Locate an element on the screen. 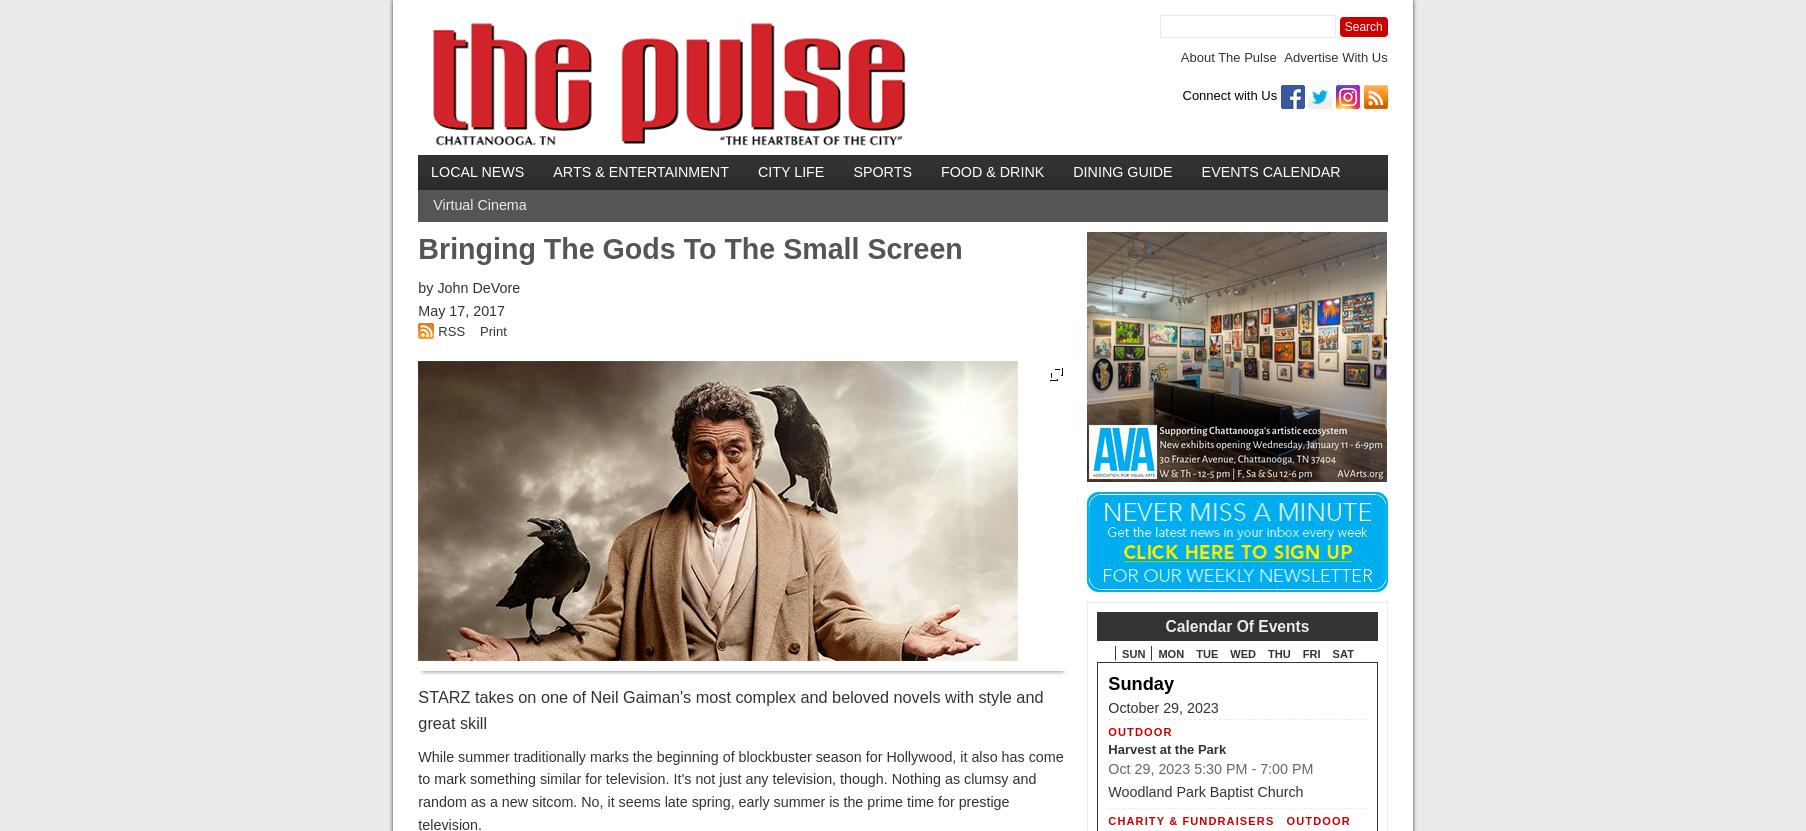  'facebook' is located at coordinates (1435, 91).